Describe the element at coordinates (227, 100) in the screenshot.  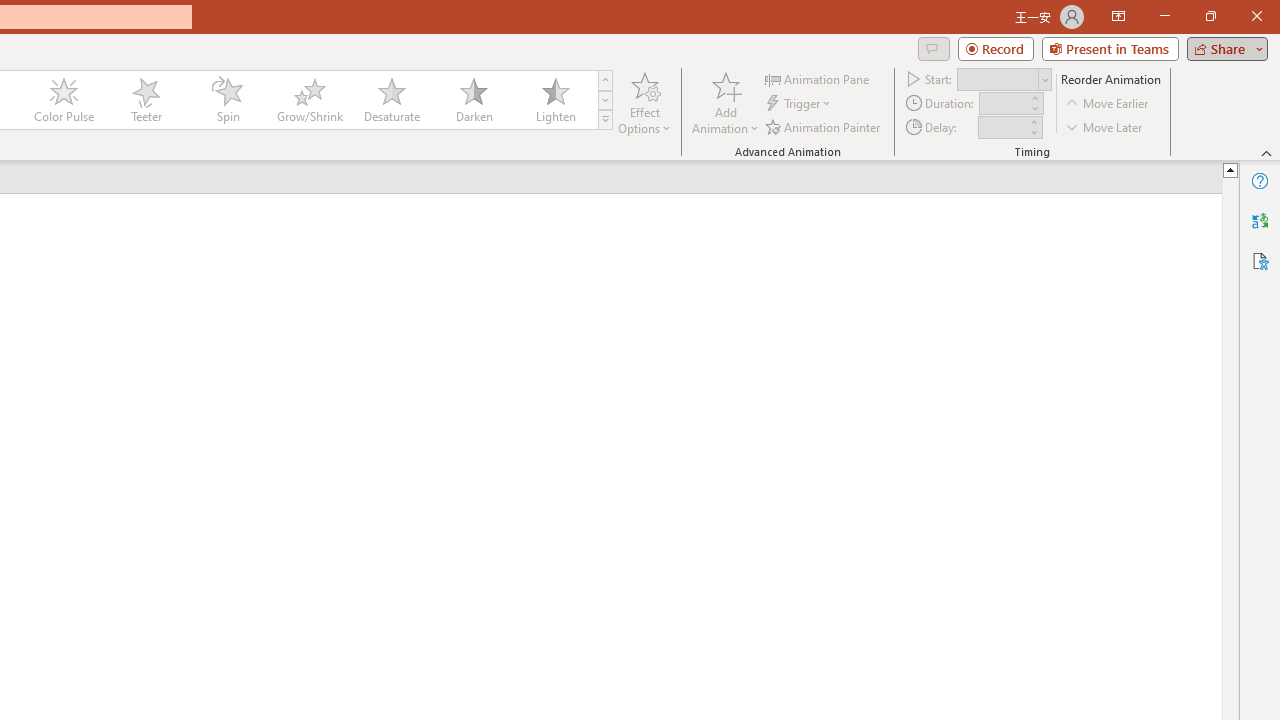
I see `'Spin'` at that location.